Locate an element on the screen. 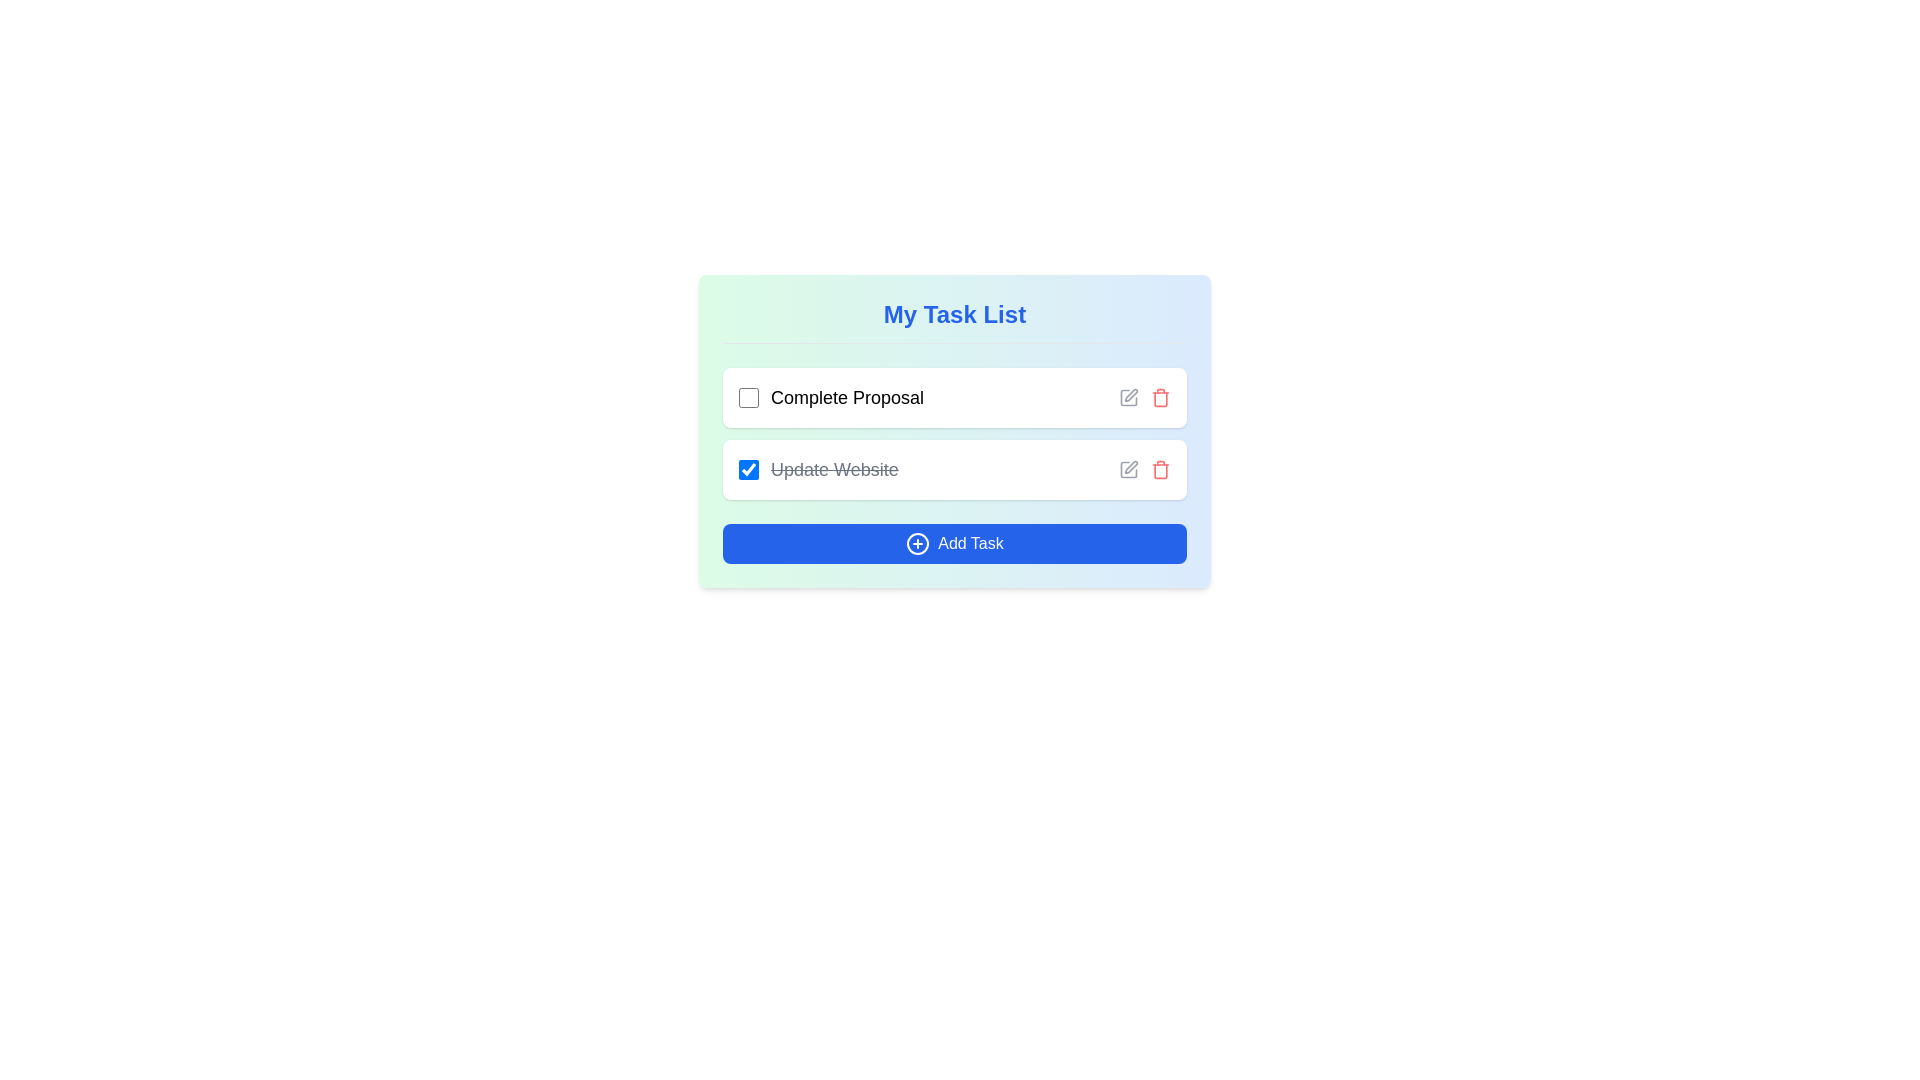 This screenshot has width=1920, height=1080. the checkbox for the task 'Complete Proposal' is located at coordinates (747, 397).